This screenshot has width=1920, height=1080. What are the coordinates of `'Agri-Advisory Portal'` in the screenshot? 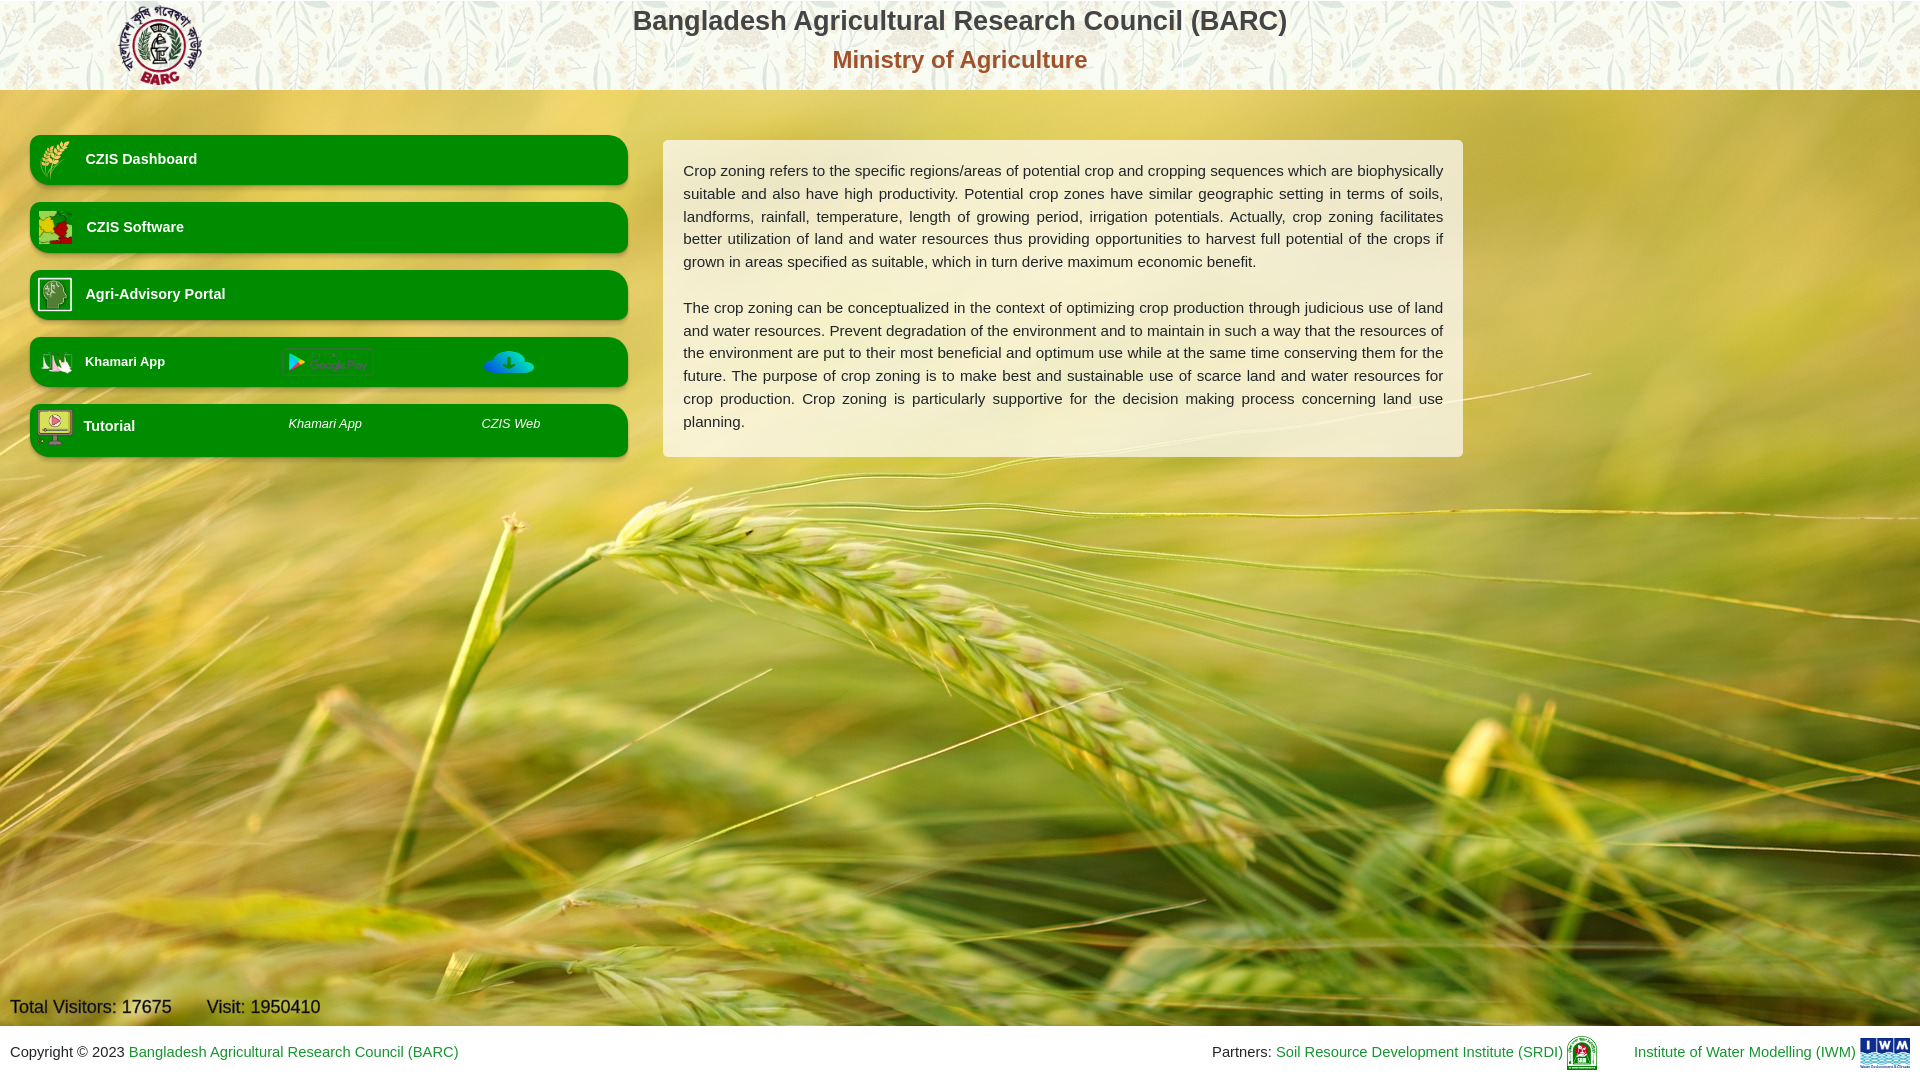 It's located at (329, 294).